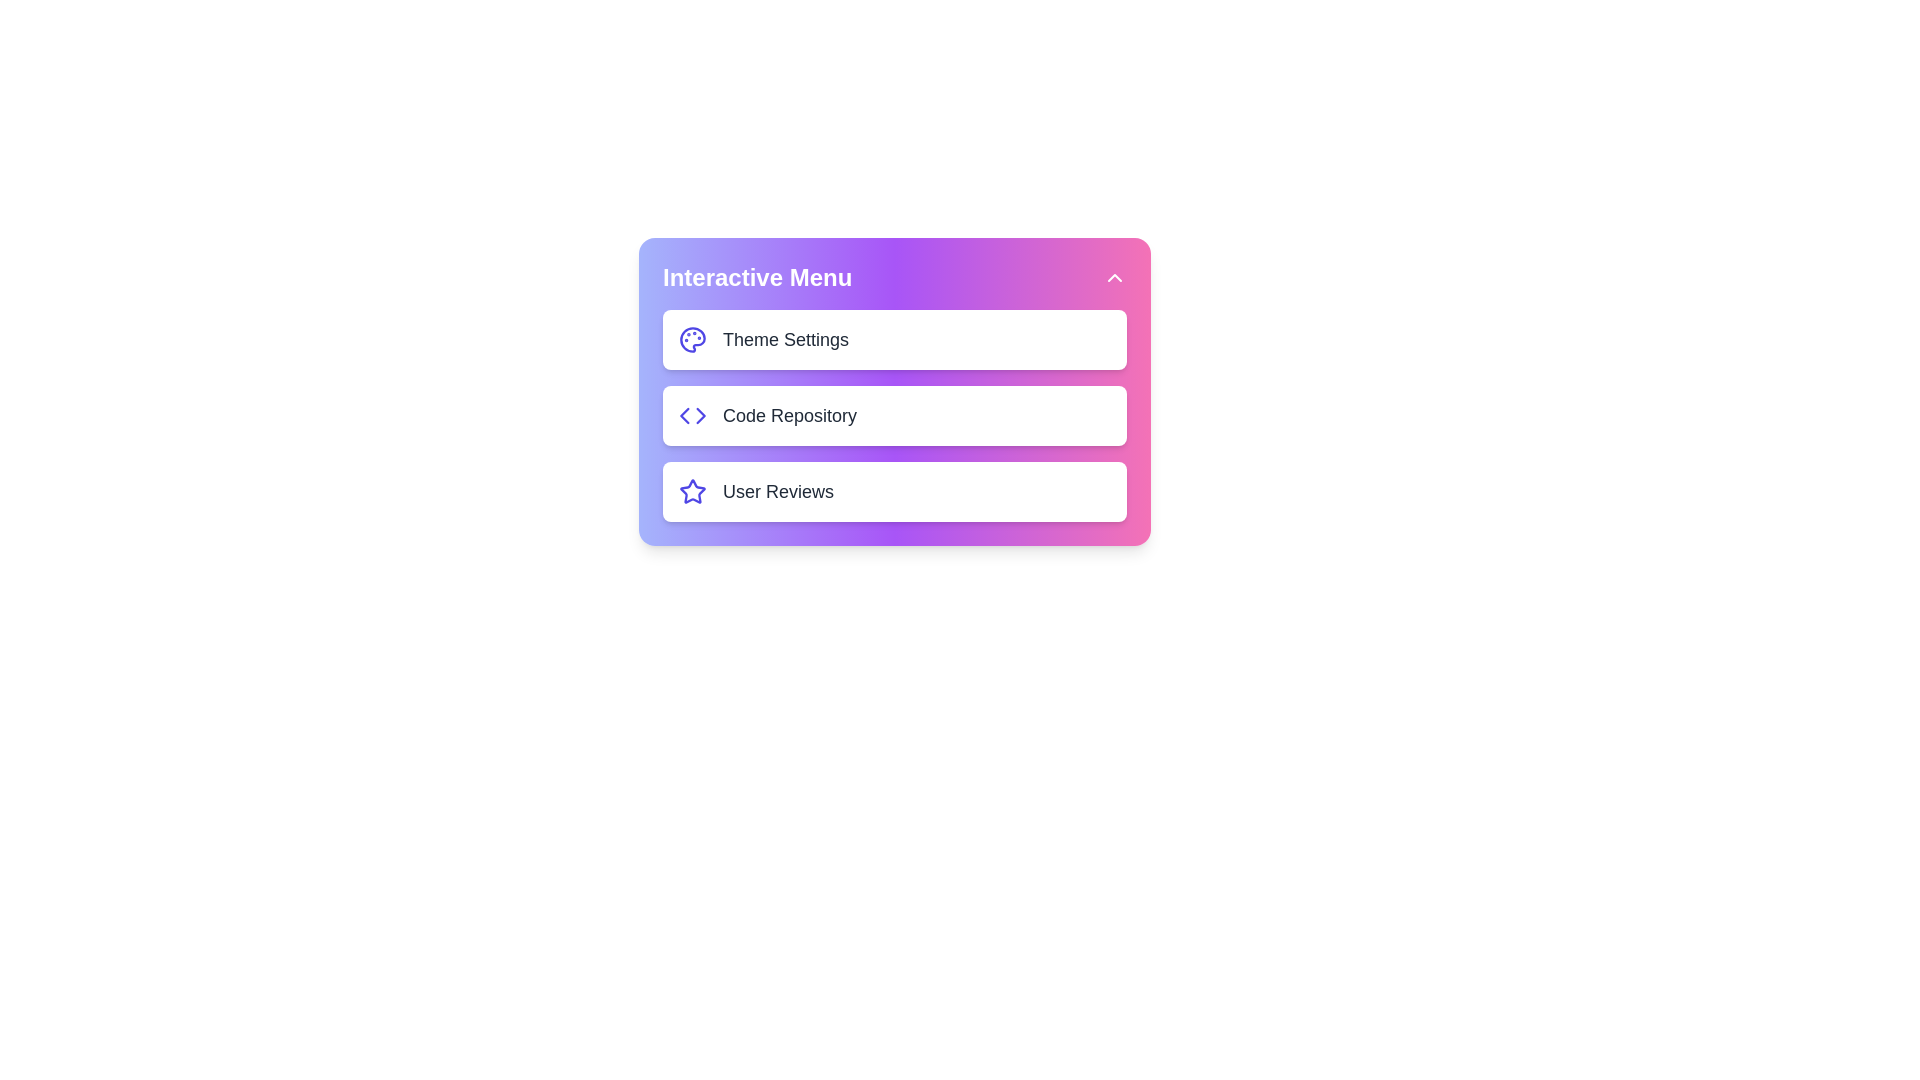 Image resolution: width=1920 pixels, height=1080 pixels. What do you see at coordinates (893, 338) in the screenshot?
I see `the menu item Theme Settings to observe visual feedback` at bounding box center [893, 338].